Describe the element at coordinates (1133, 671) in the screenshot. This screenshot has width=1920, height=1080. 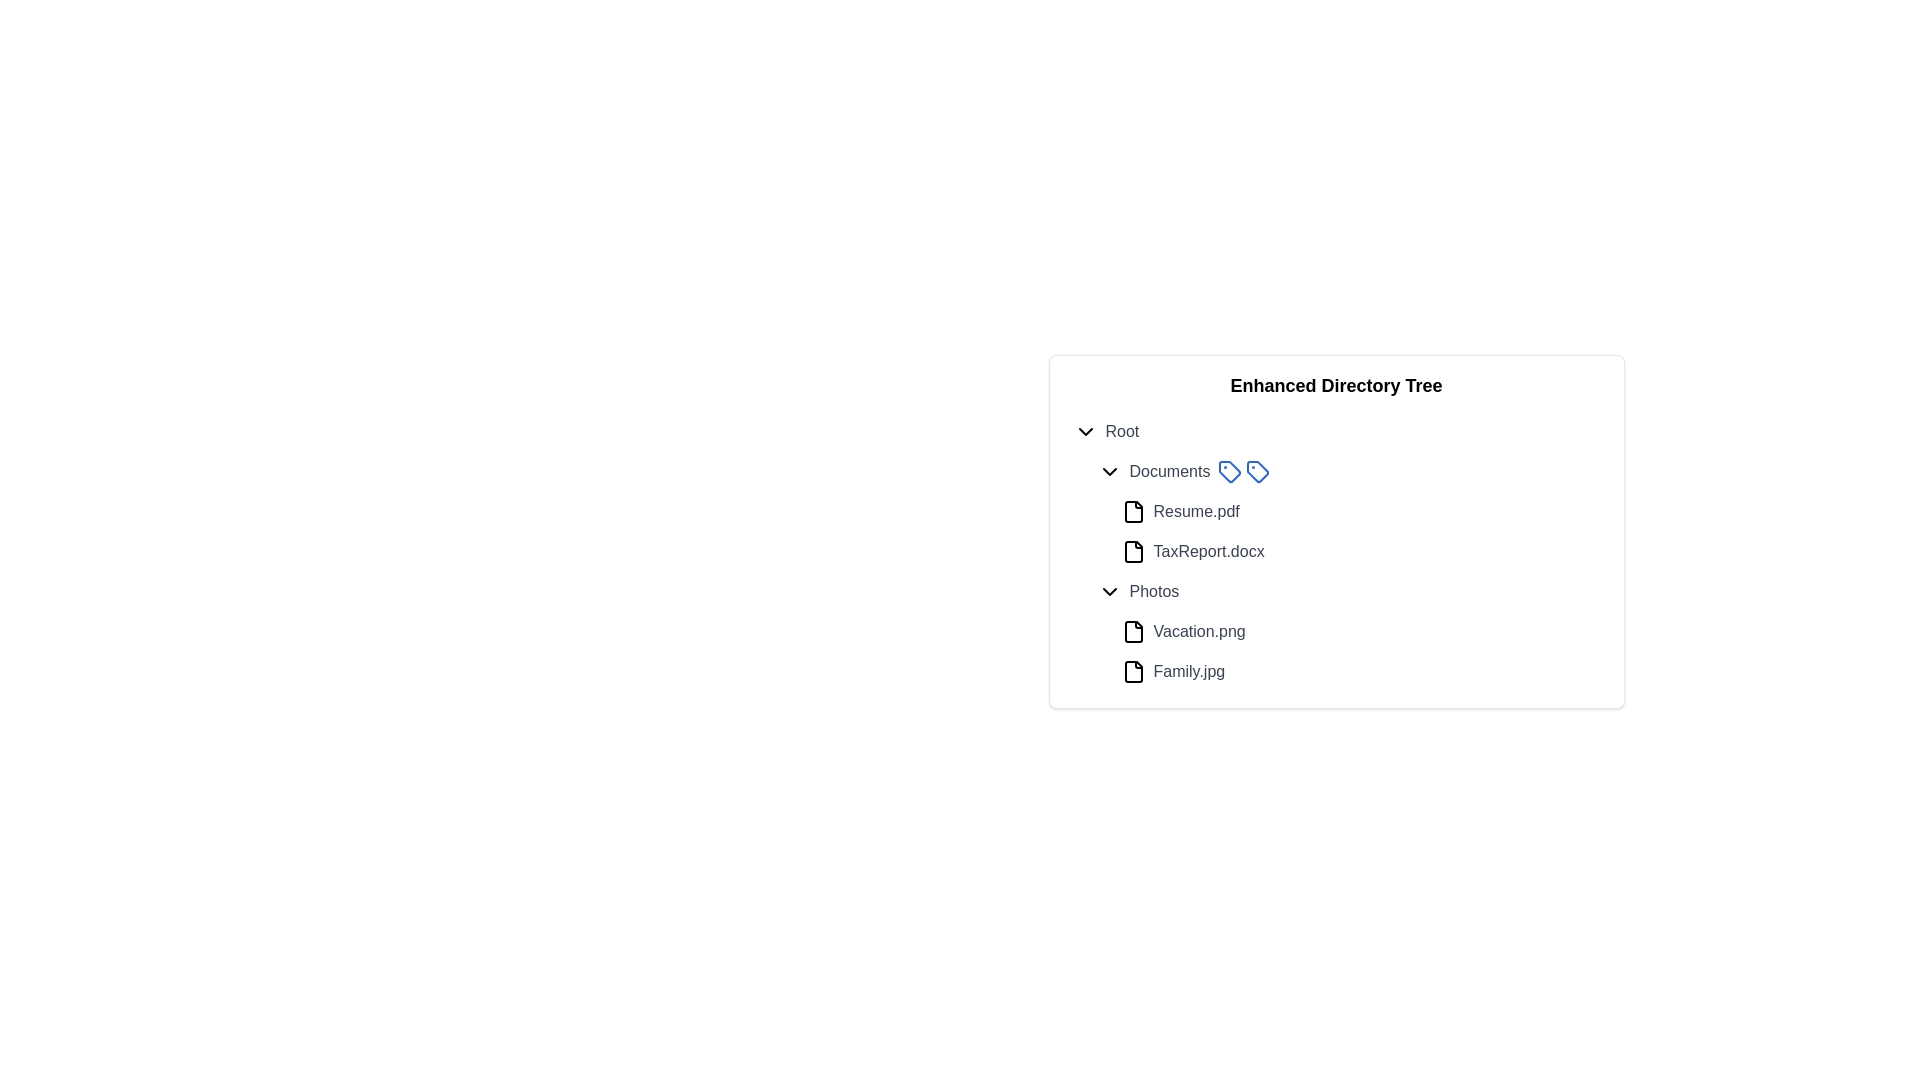
I see `the file type icon representing 'Family.jpg'` at that location.